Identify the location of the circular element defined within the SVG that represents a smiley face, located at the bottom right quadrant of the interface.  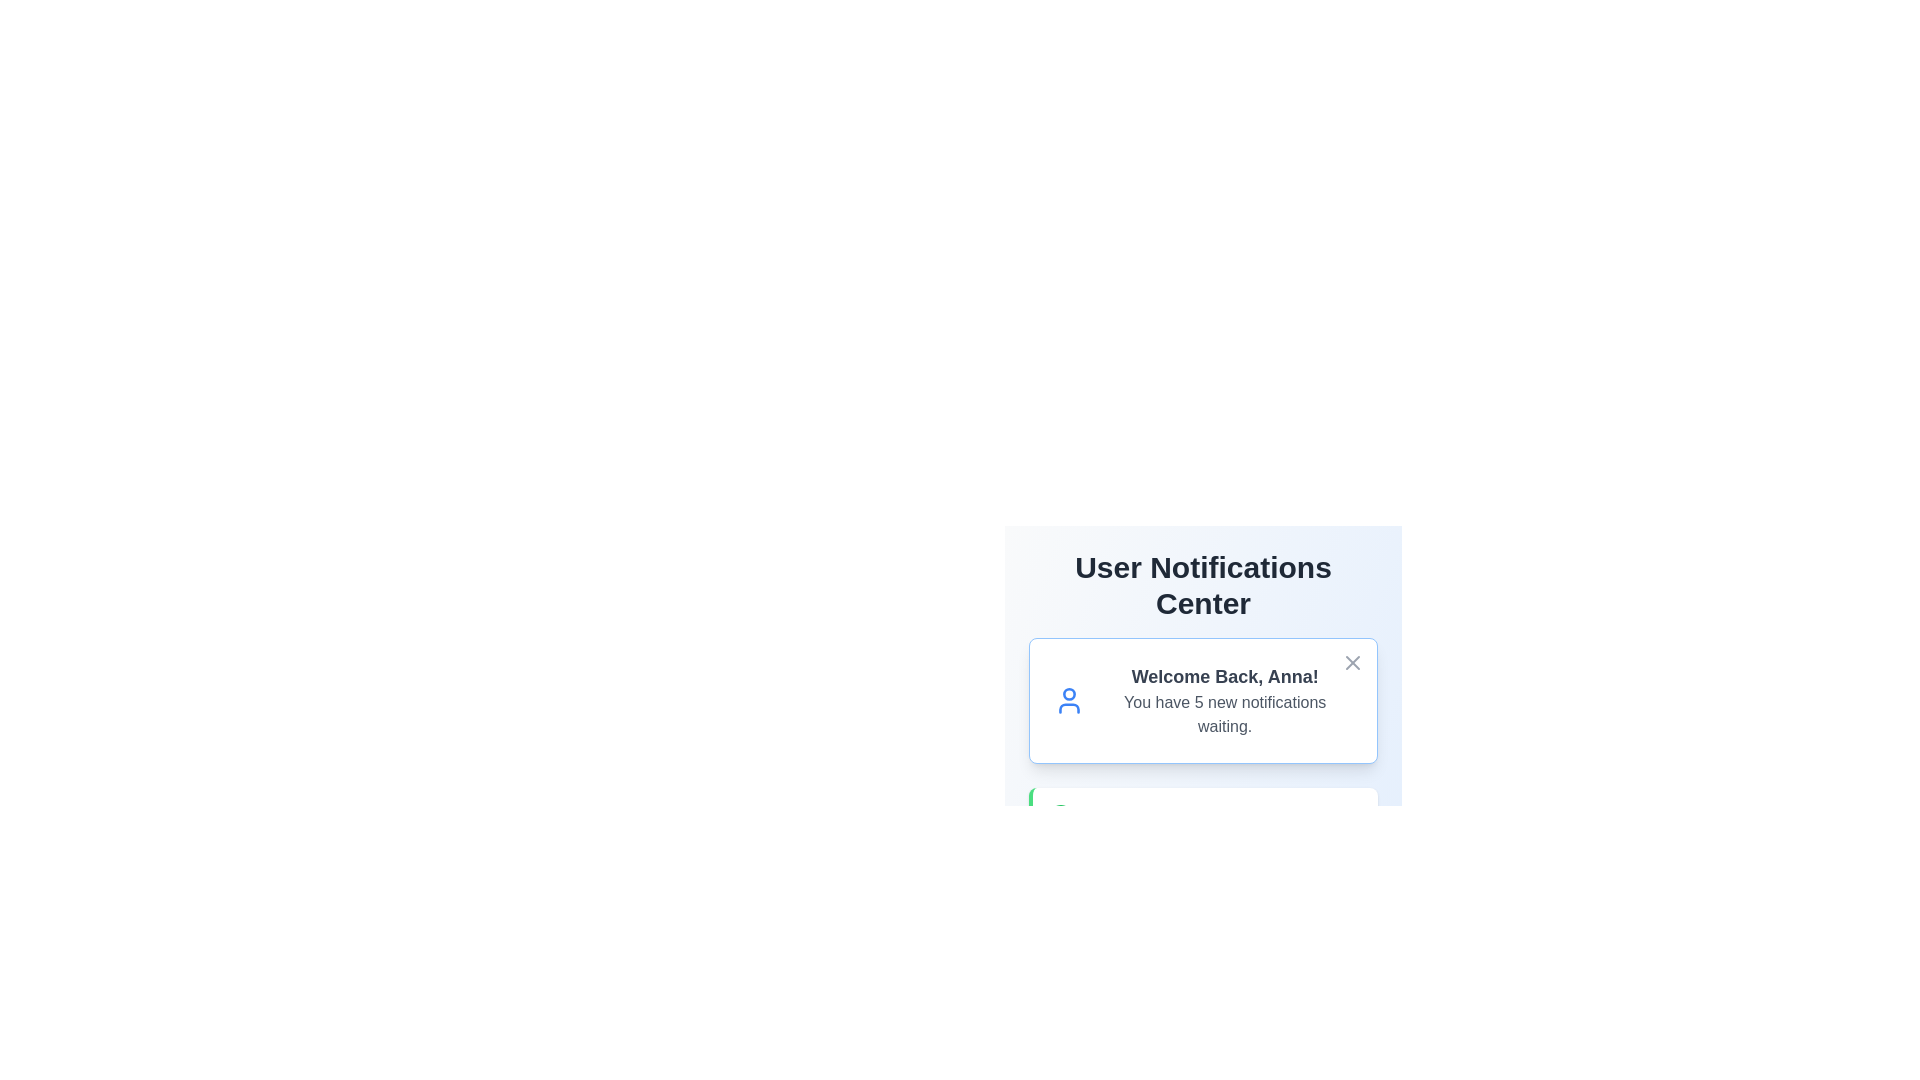
(1059, 959).